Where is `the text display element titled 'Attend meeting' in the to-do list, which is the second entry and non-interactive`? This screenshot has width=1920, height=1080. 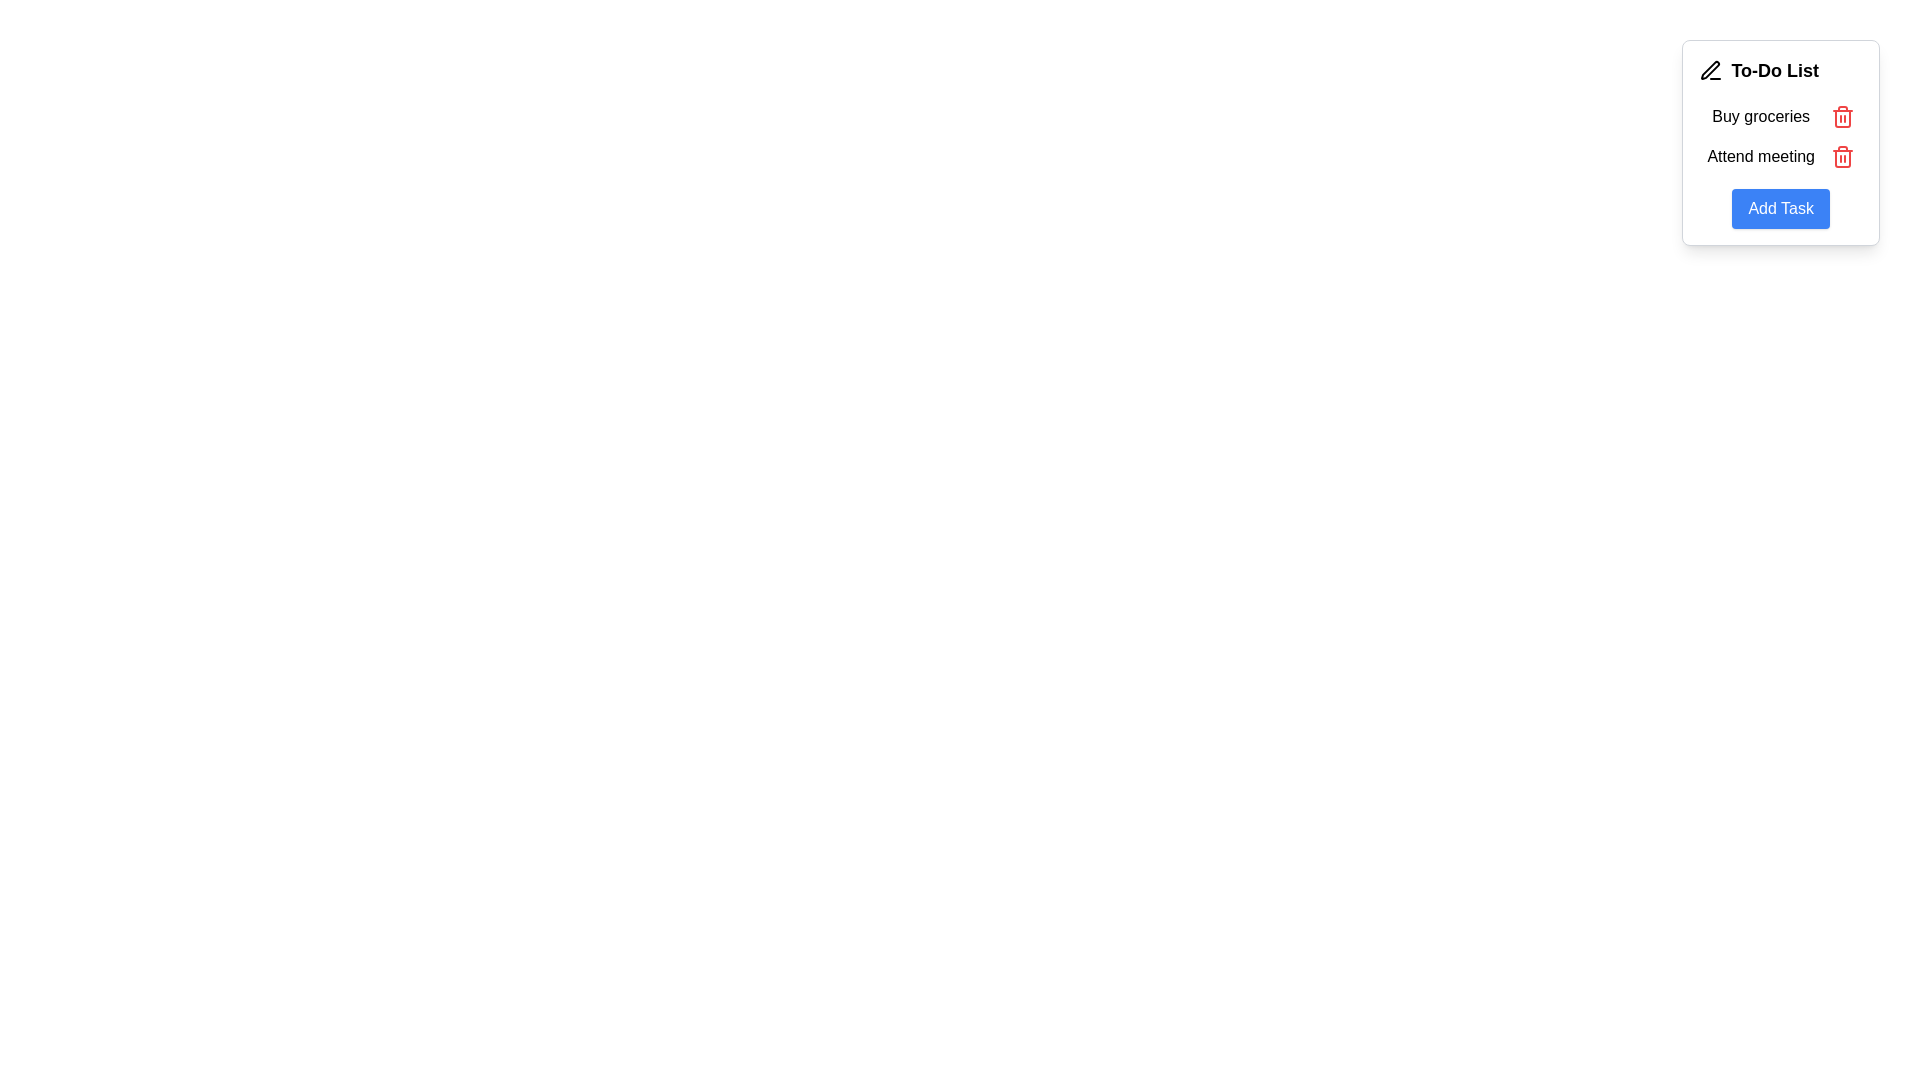
the text display element titled 'Attend meeting' in the to-do list, which is the second entry and non-interactive is located at coordinates (1761, 156).